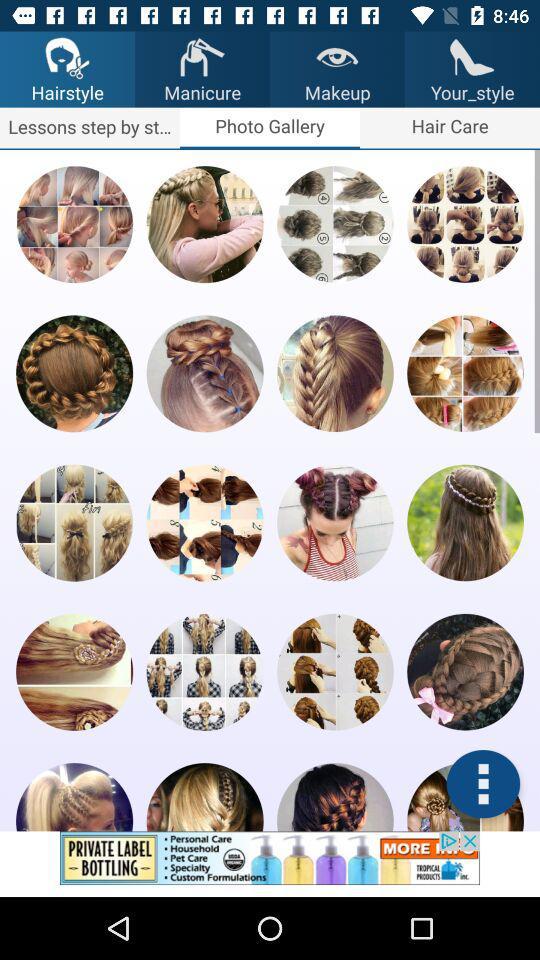 This screenshot has width=540, height=960. What do you see at coordinates (204, 522) in the screenshot?
I see `the image` at bounding box center [204, 522].